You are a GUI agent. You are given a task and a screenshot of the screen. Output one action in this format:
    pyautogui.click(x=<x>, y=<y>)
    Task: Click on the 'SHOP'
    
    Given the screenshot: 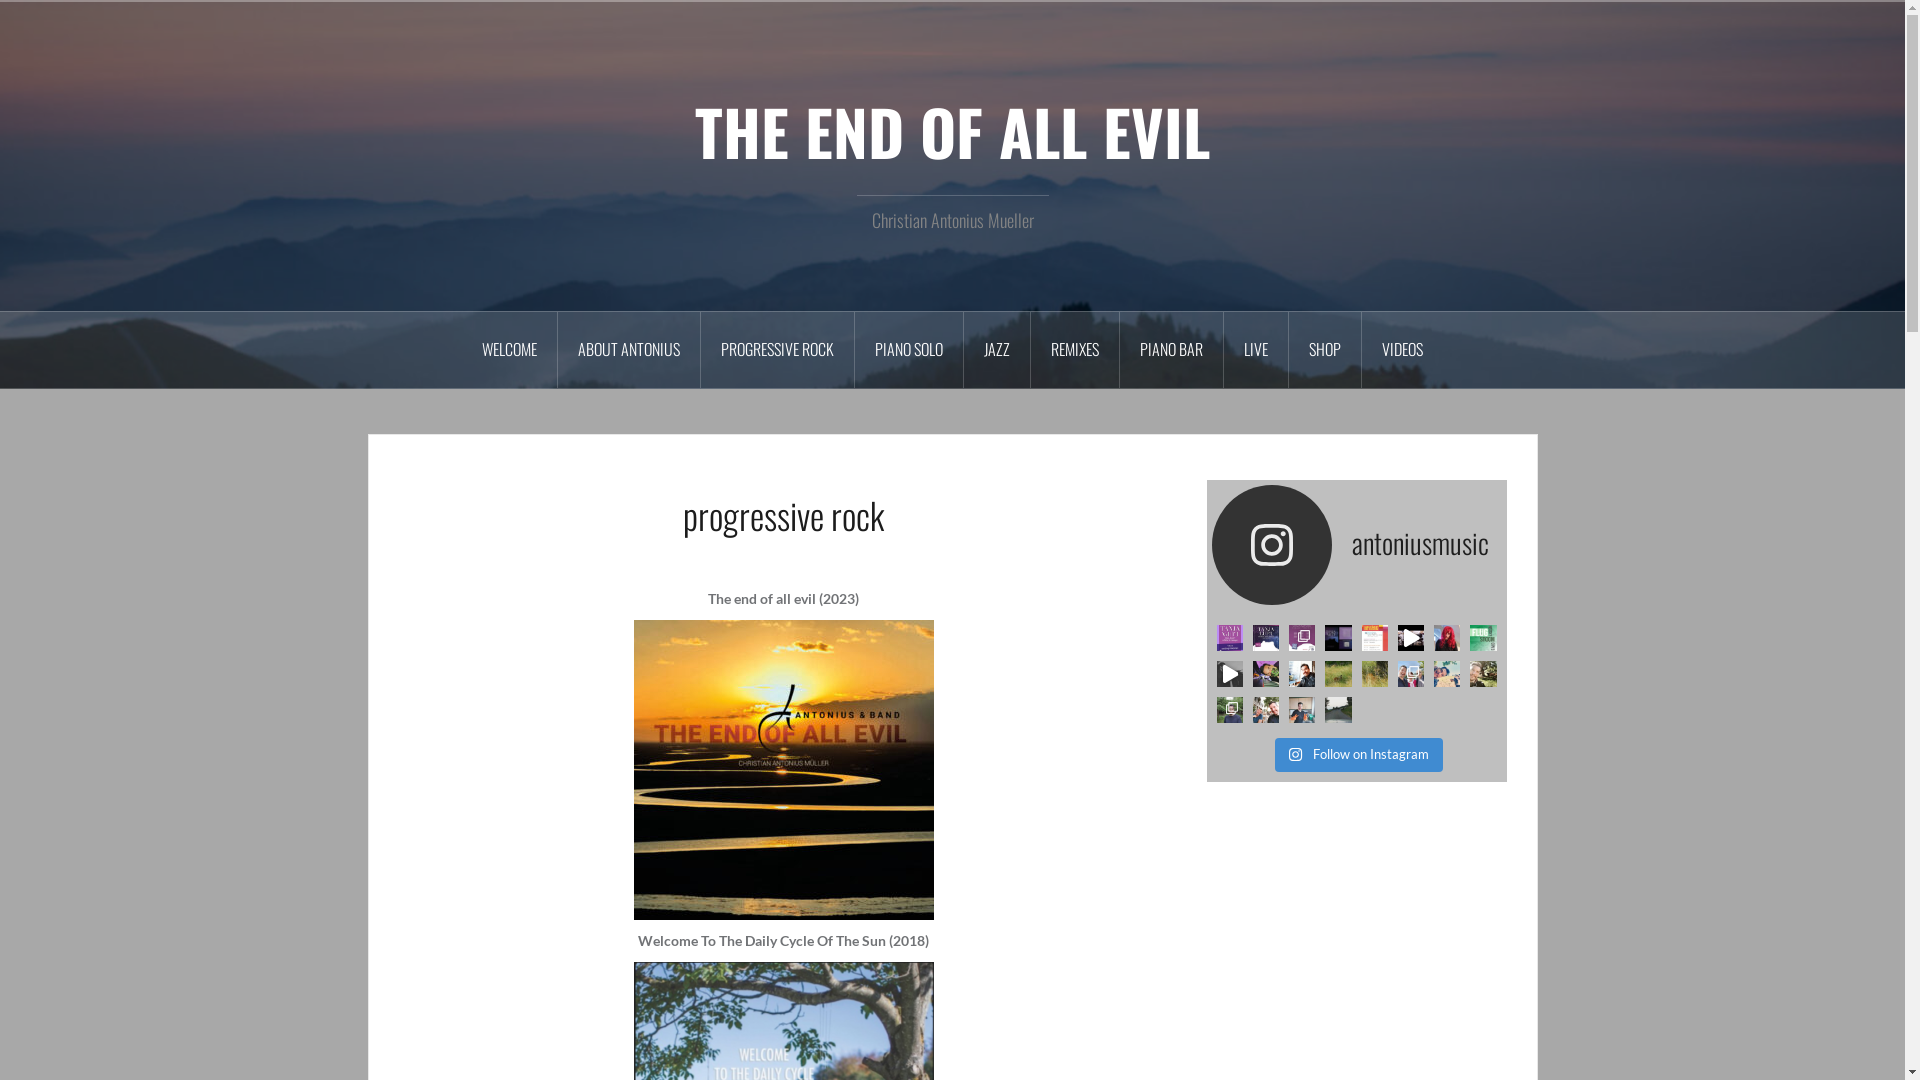 What is the action you would take?
    pyautogui.click(x=1325, y=349)
    